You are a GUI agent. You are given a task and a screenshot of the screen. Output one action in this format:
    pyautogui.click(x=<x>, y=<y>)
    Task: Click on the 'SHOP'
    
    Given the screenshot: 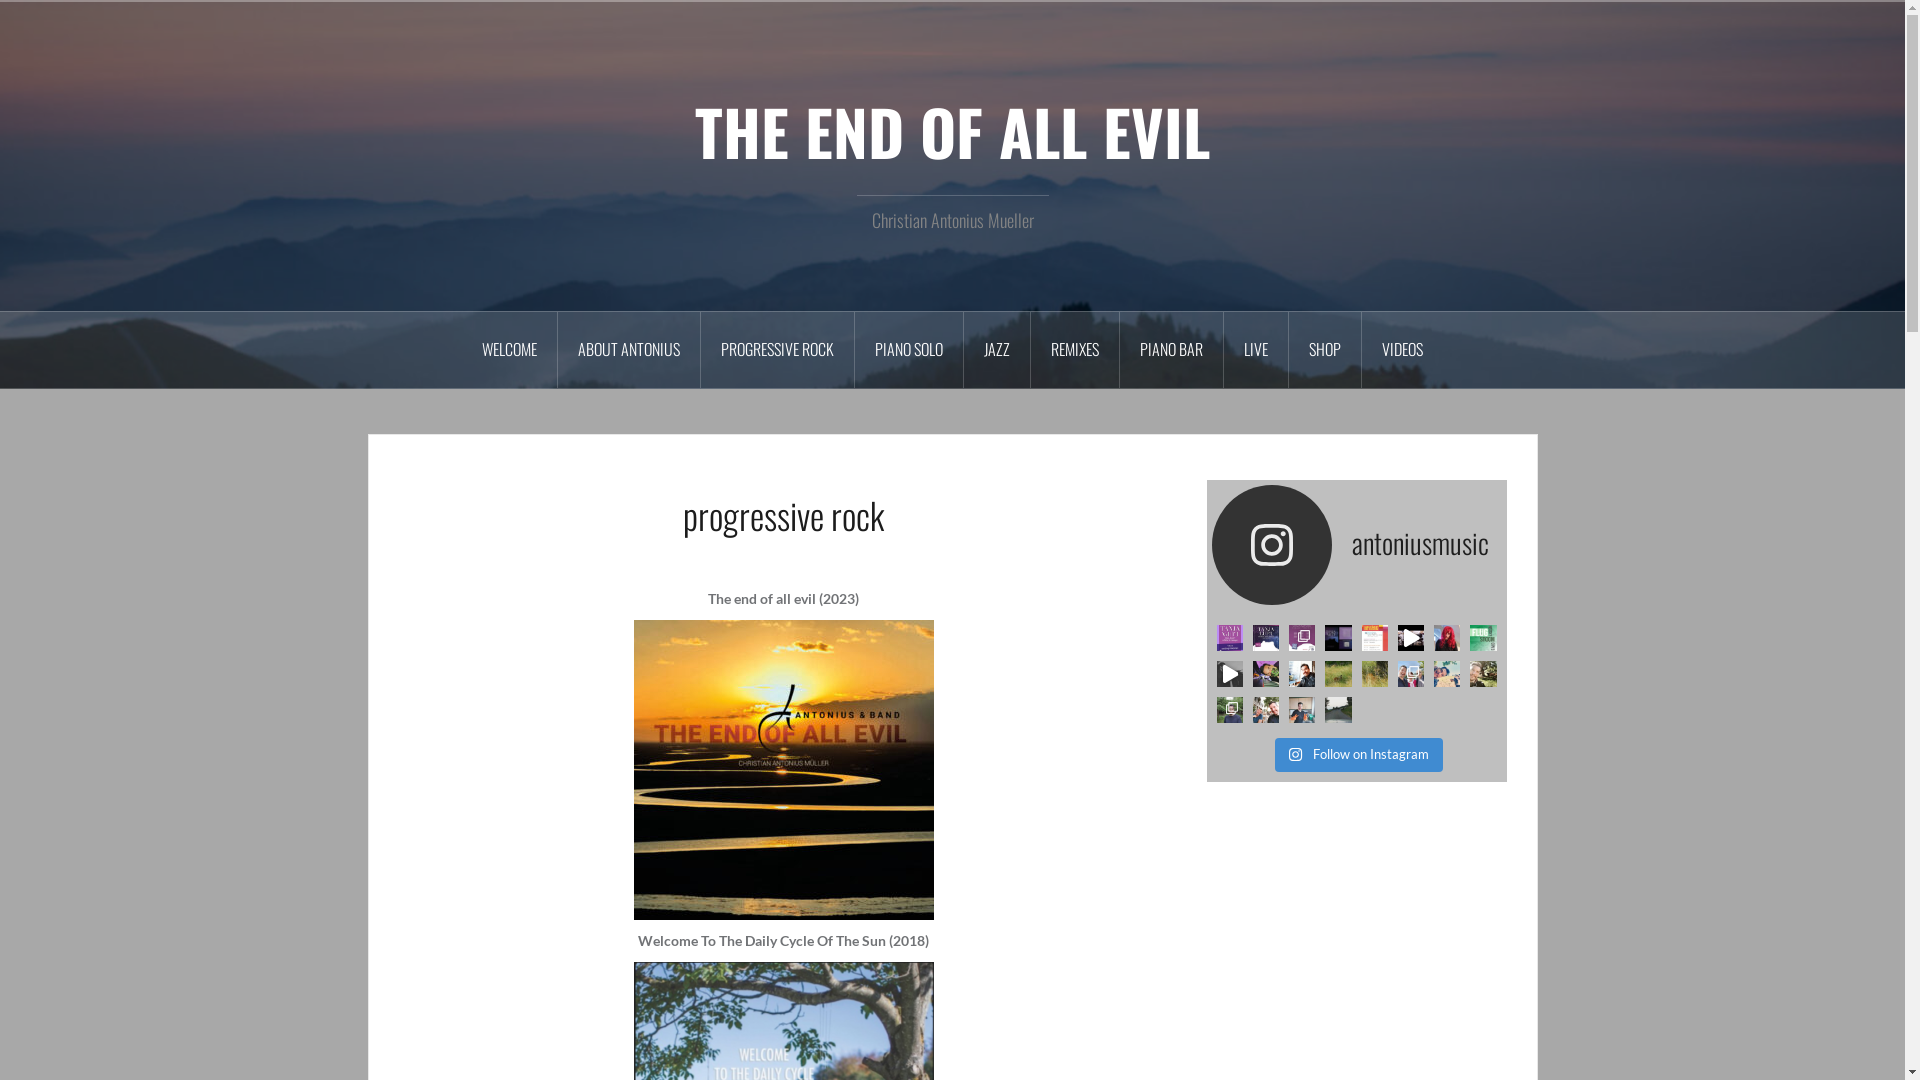 What is the action you would take?
    pyautogui.click(x=1325, y=349)
    